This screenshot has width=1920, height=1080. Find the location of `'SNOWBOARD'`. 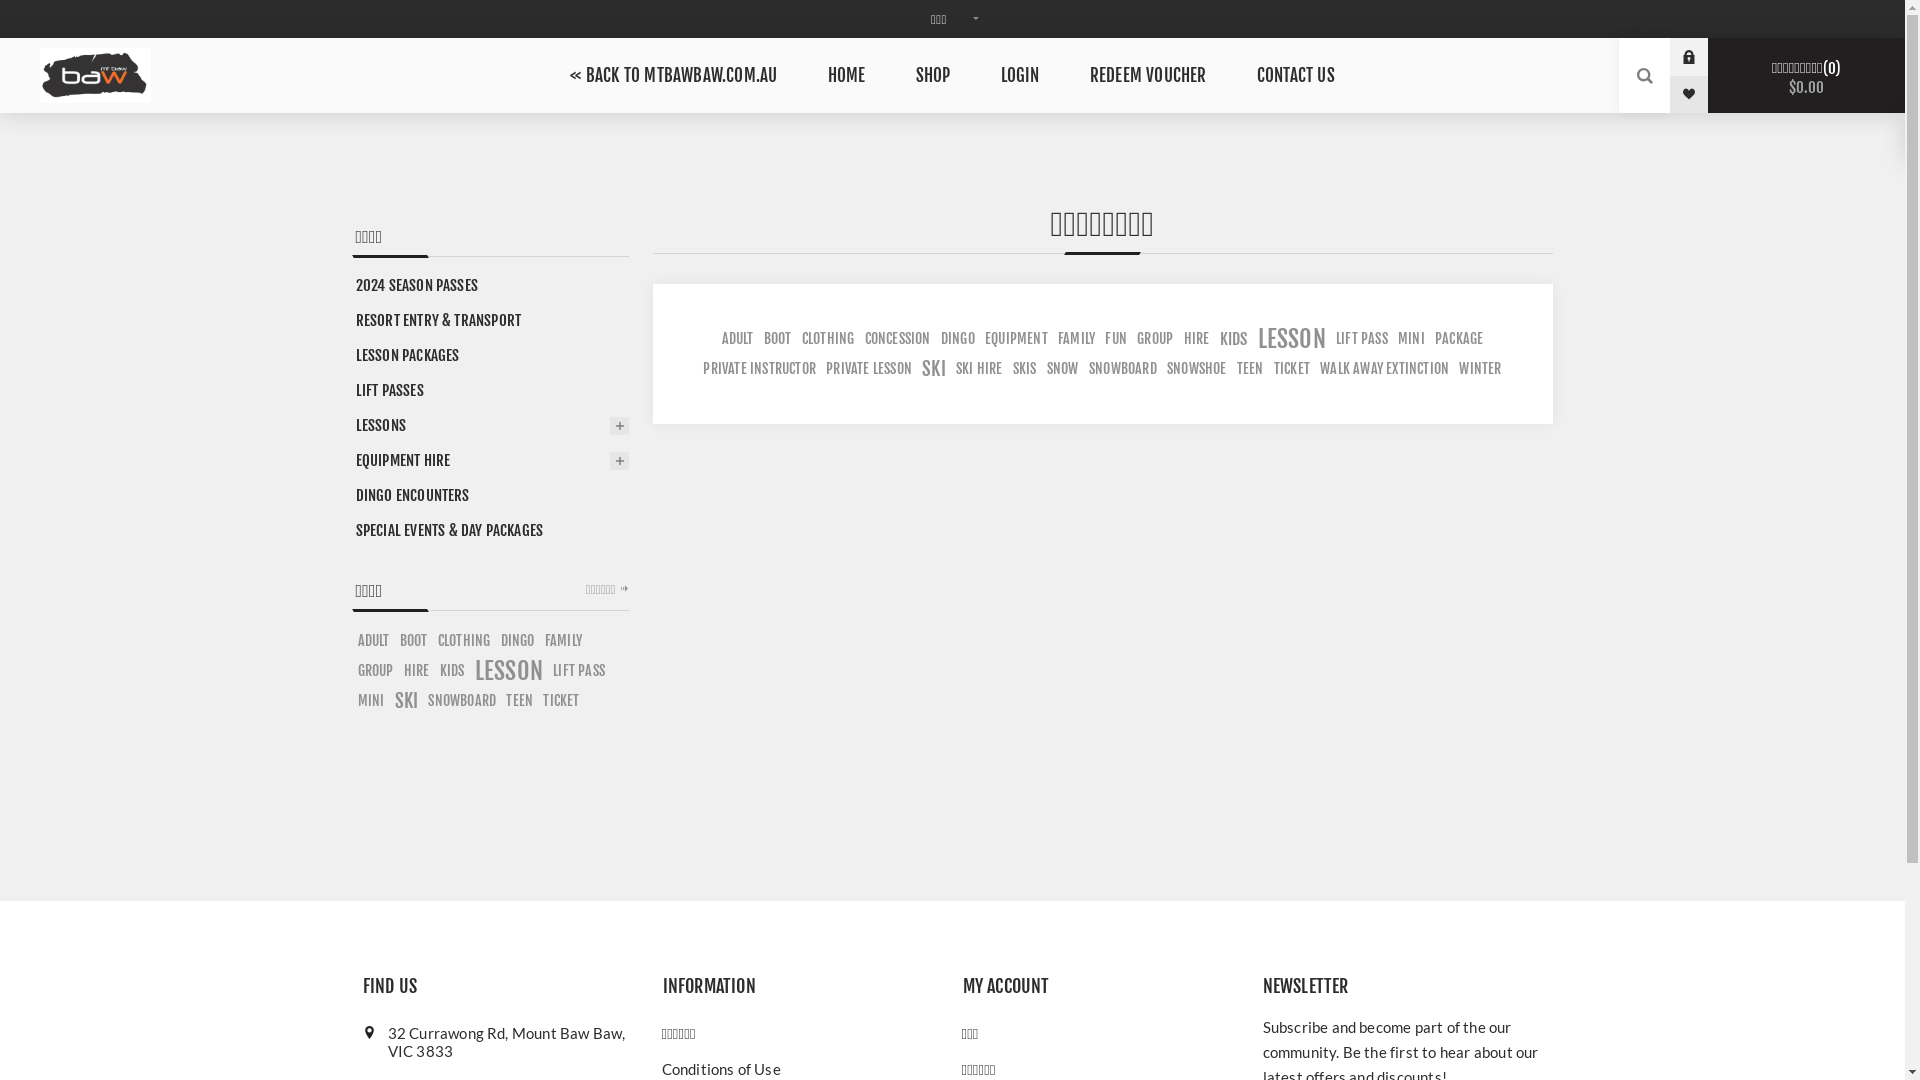

'SNOWBOARD' is located at coordinates (426, 700).